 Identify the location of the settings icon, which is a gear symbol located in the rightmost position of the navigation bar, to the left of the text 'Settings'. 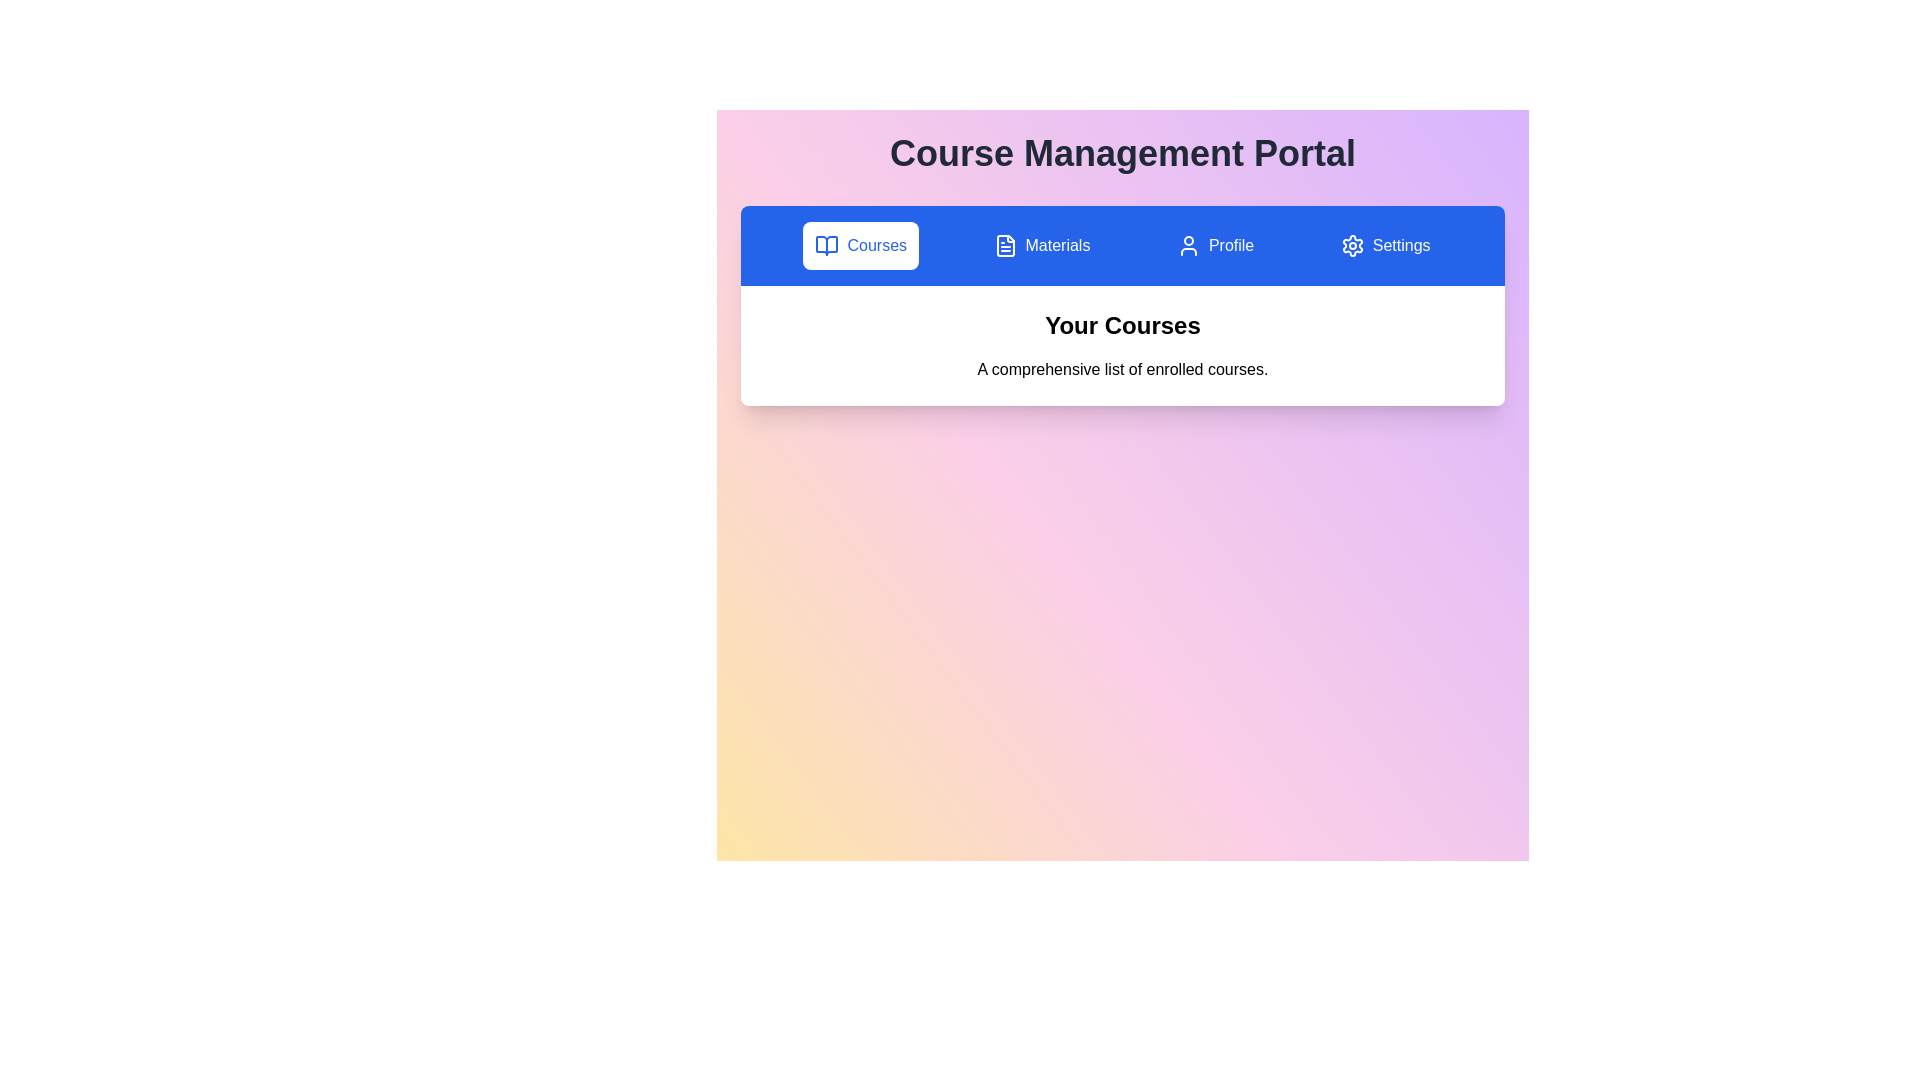
(1352, 245).